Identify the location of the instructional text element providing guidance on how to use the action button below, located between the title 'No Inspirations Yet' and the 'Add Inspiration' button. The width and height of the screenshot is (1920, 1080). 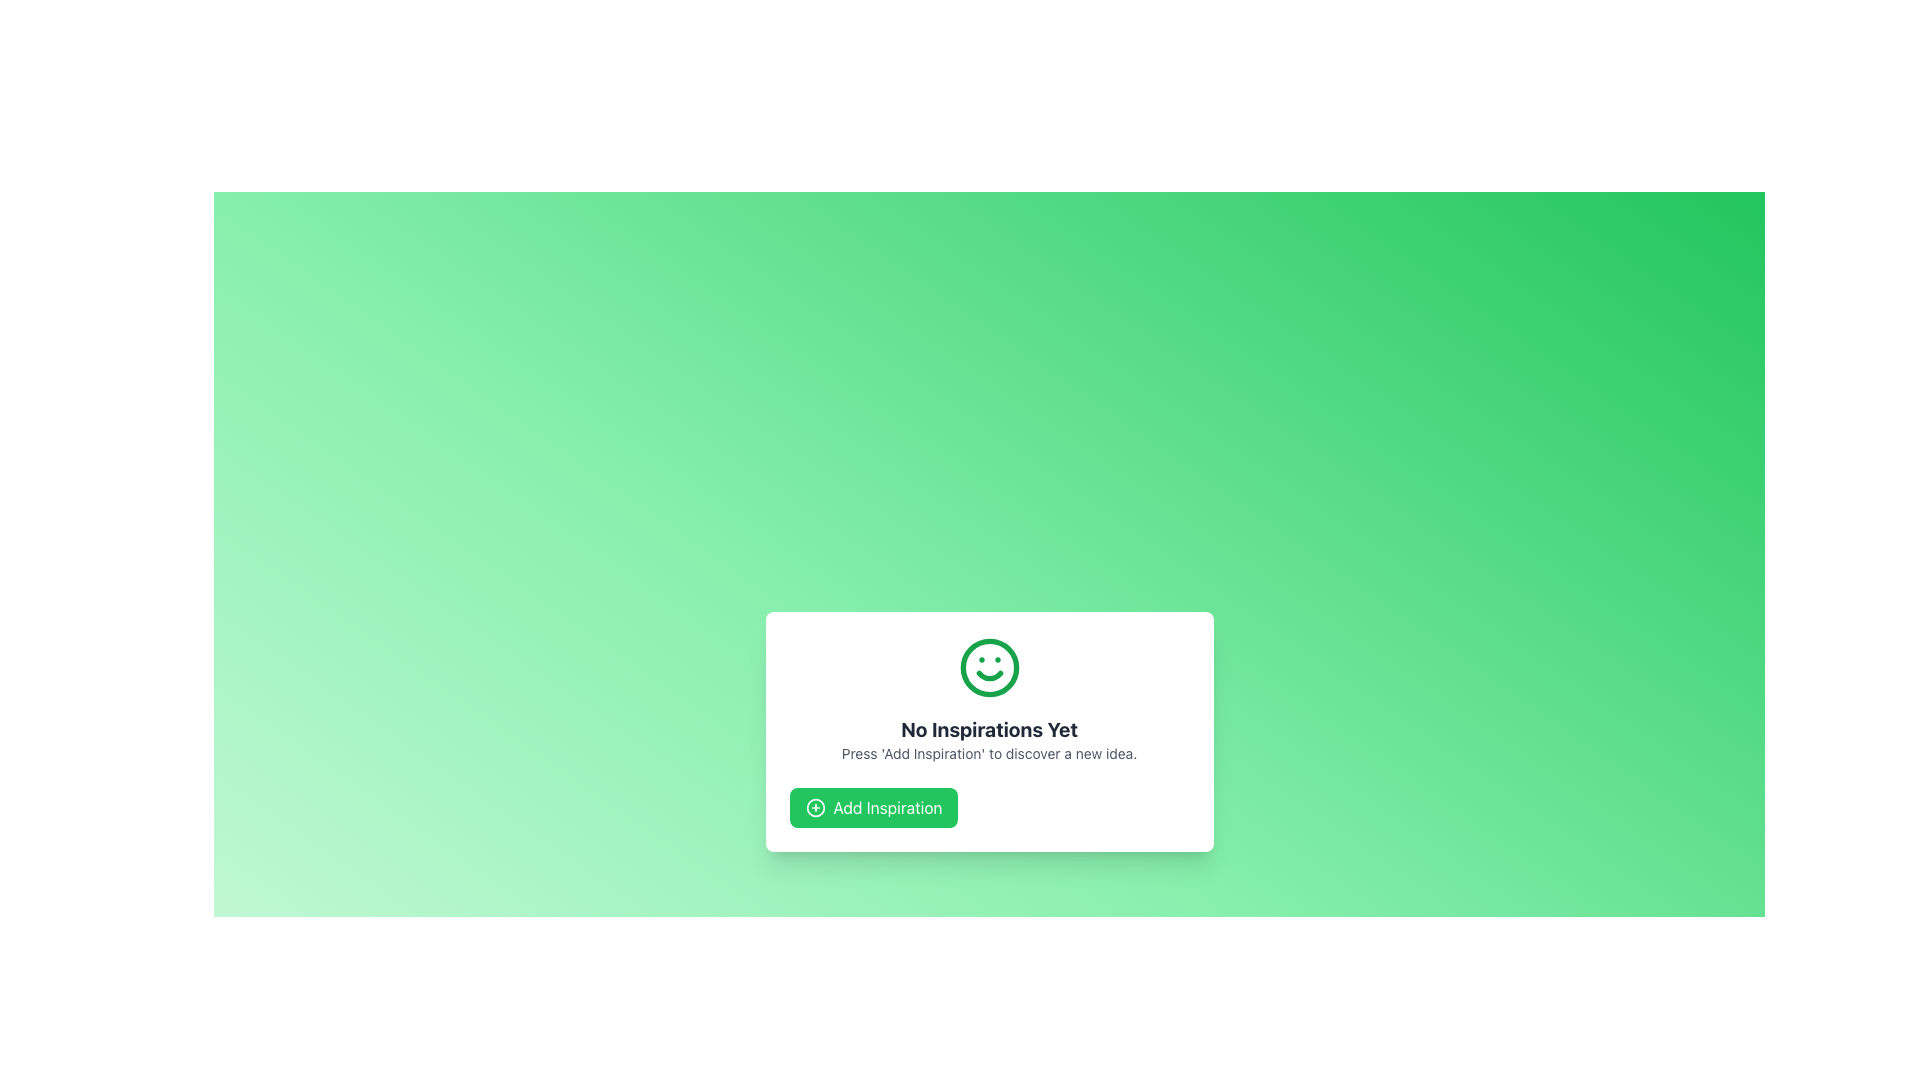
(989, 753).